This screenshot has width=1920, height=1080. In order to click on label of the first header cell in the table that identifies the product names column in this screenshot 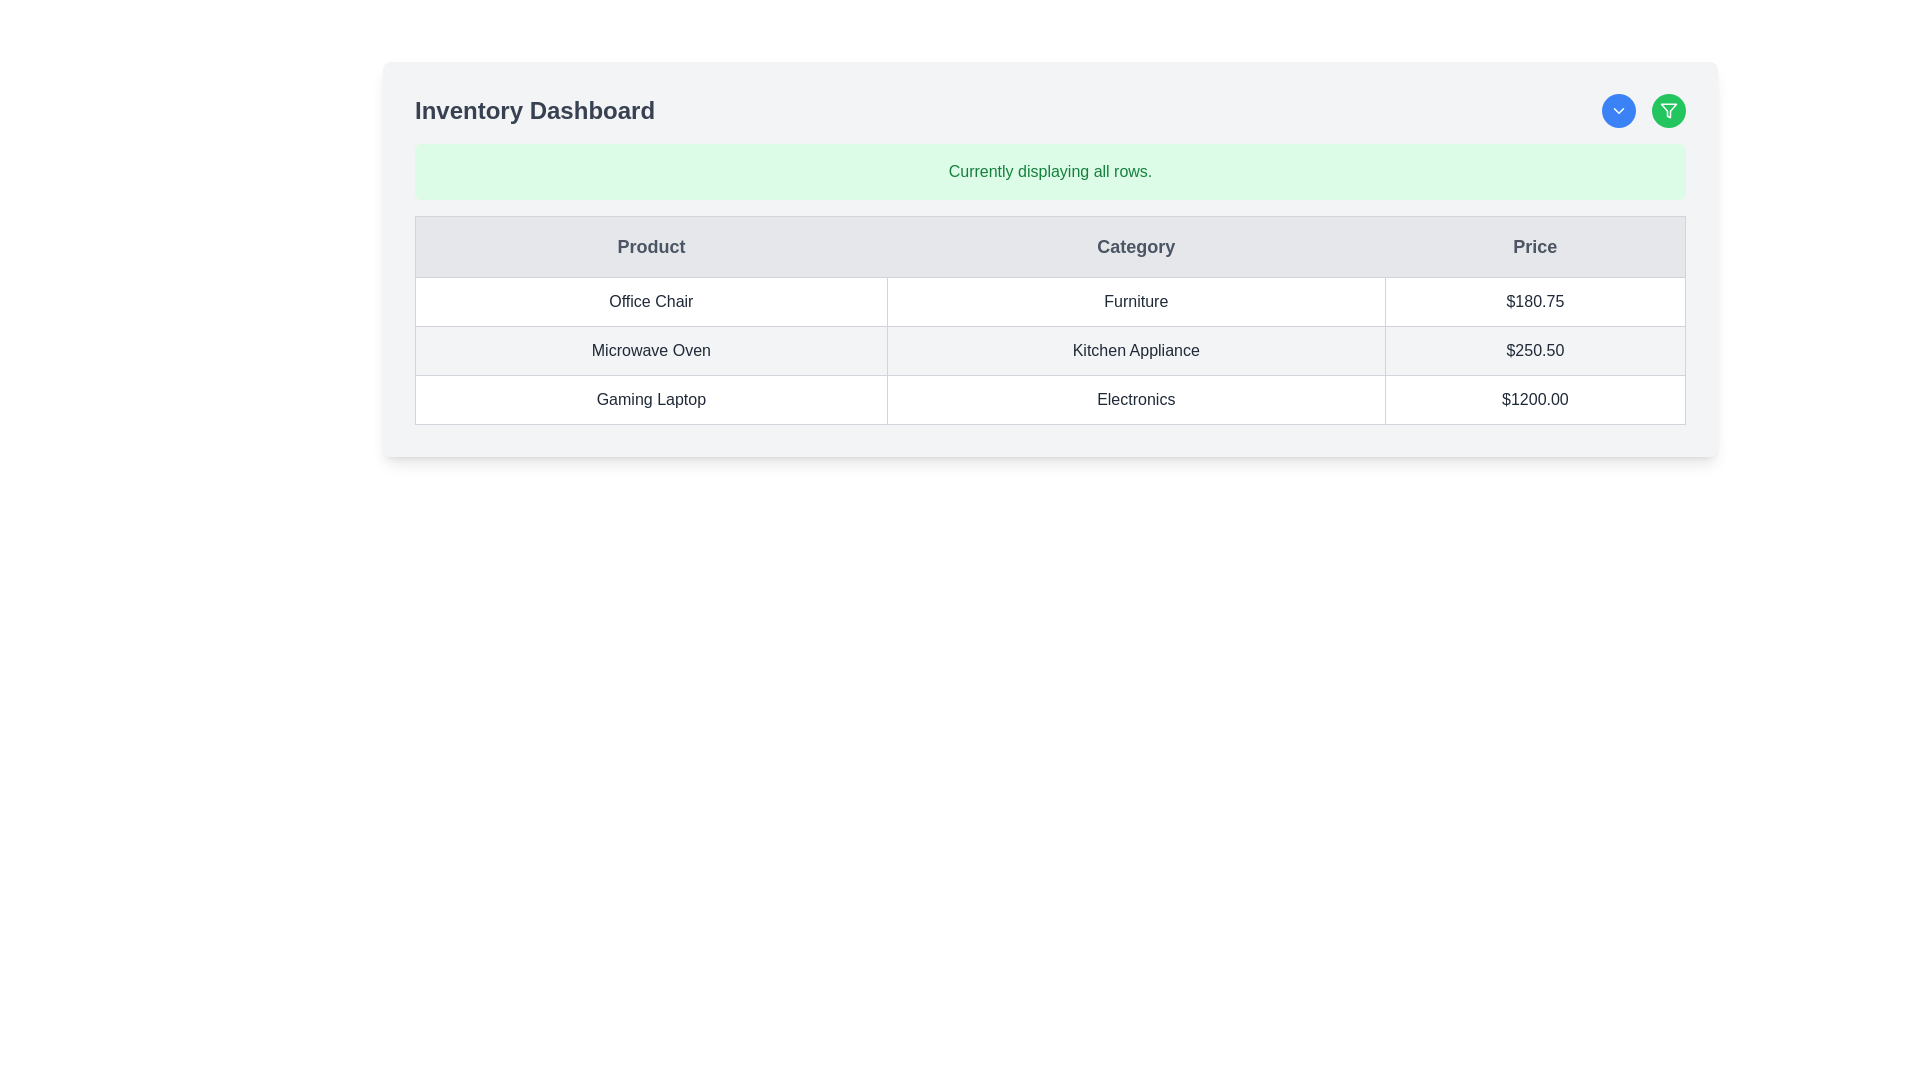, I will do `click(651, 245)`.